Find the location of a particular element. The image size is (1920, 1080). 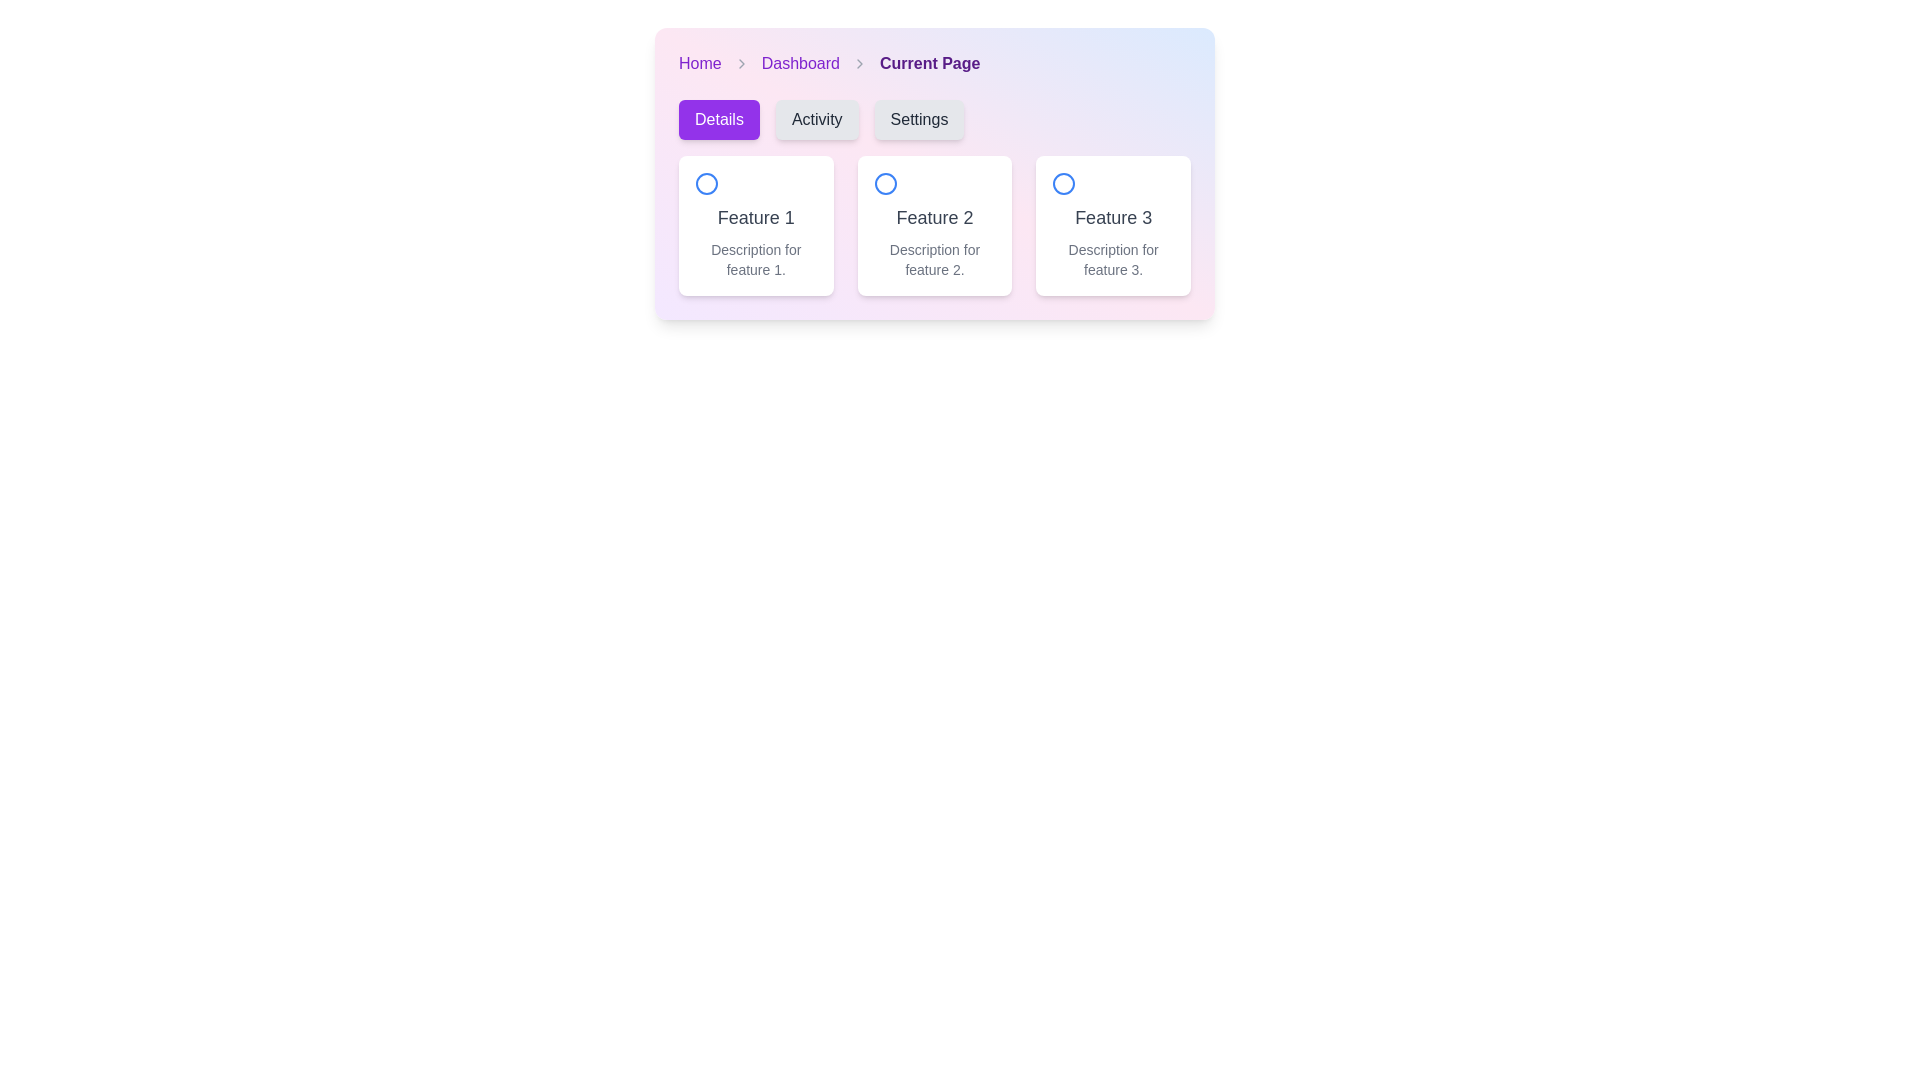

the horizontal button group containing the 'Details', 'Activity', and 'Settings' buttons, where the 'Details' button is currently selected with a purple background is located at coordinates (934, 119).